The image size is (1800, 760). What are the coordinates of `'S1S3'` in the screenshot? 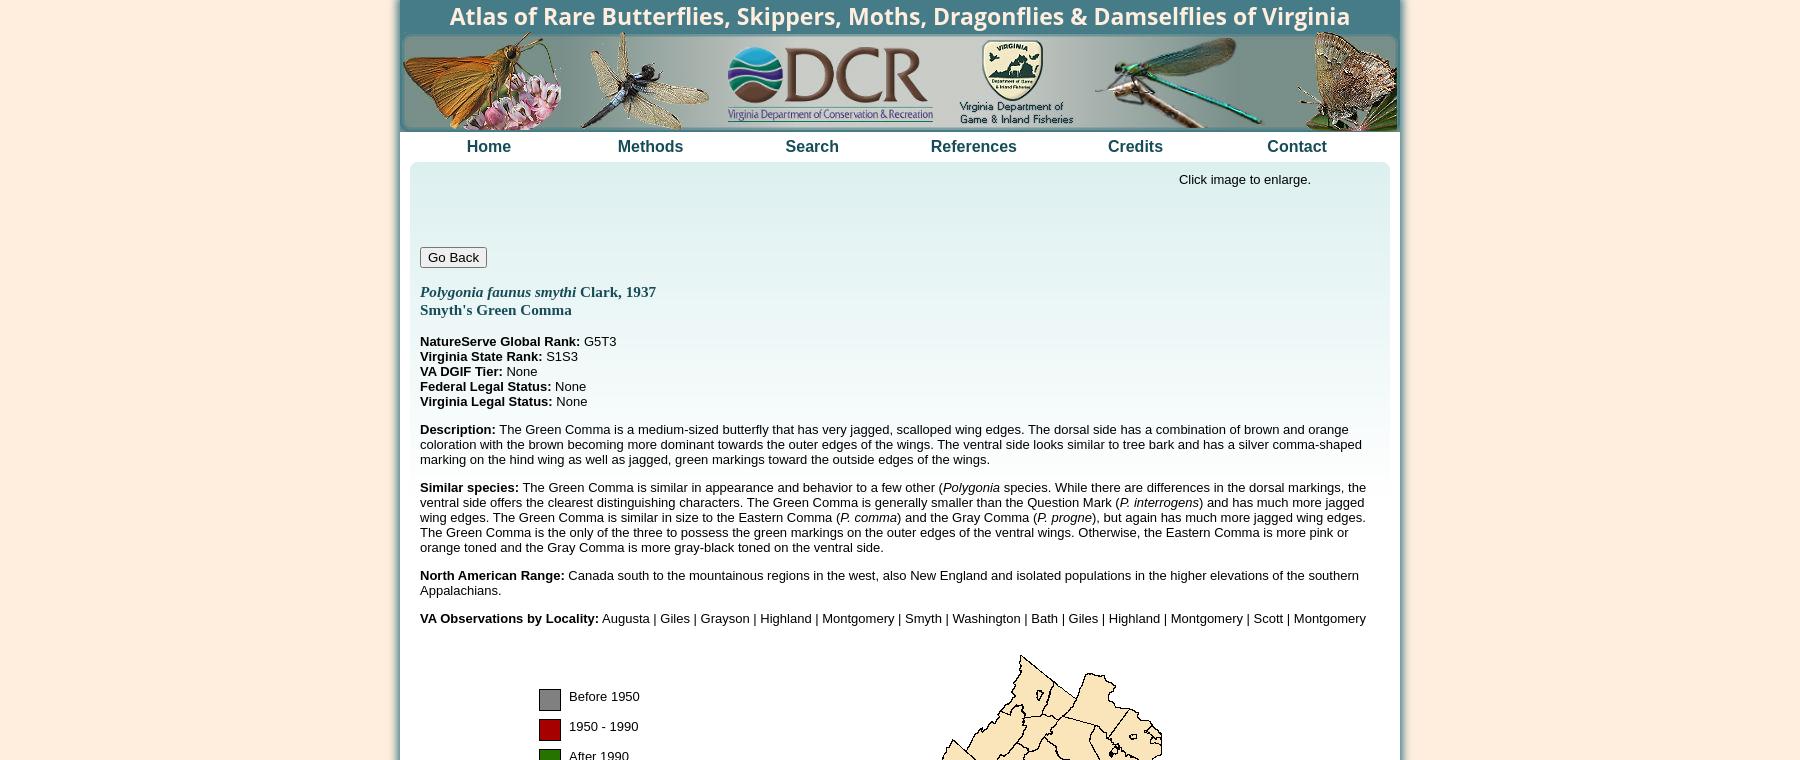 It's located at (558, 356).